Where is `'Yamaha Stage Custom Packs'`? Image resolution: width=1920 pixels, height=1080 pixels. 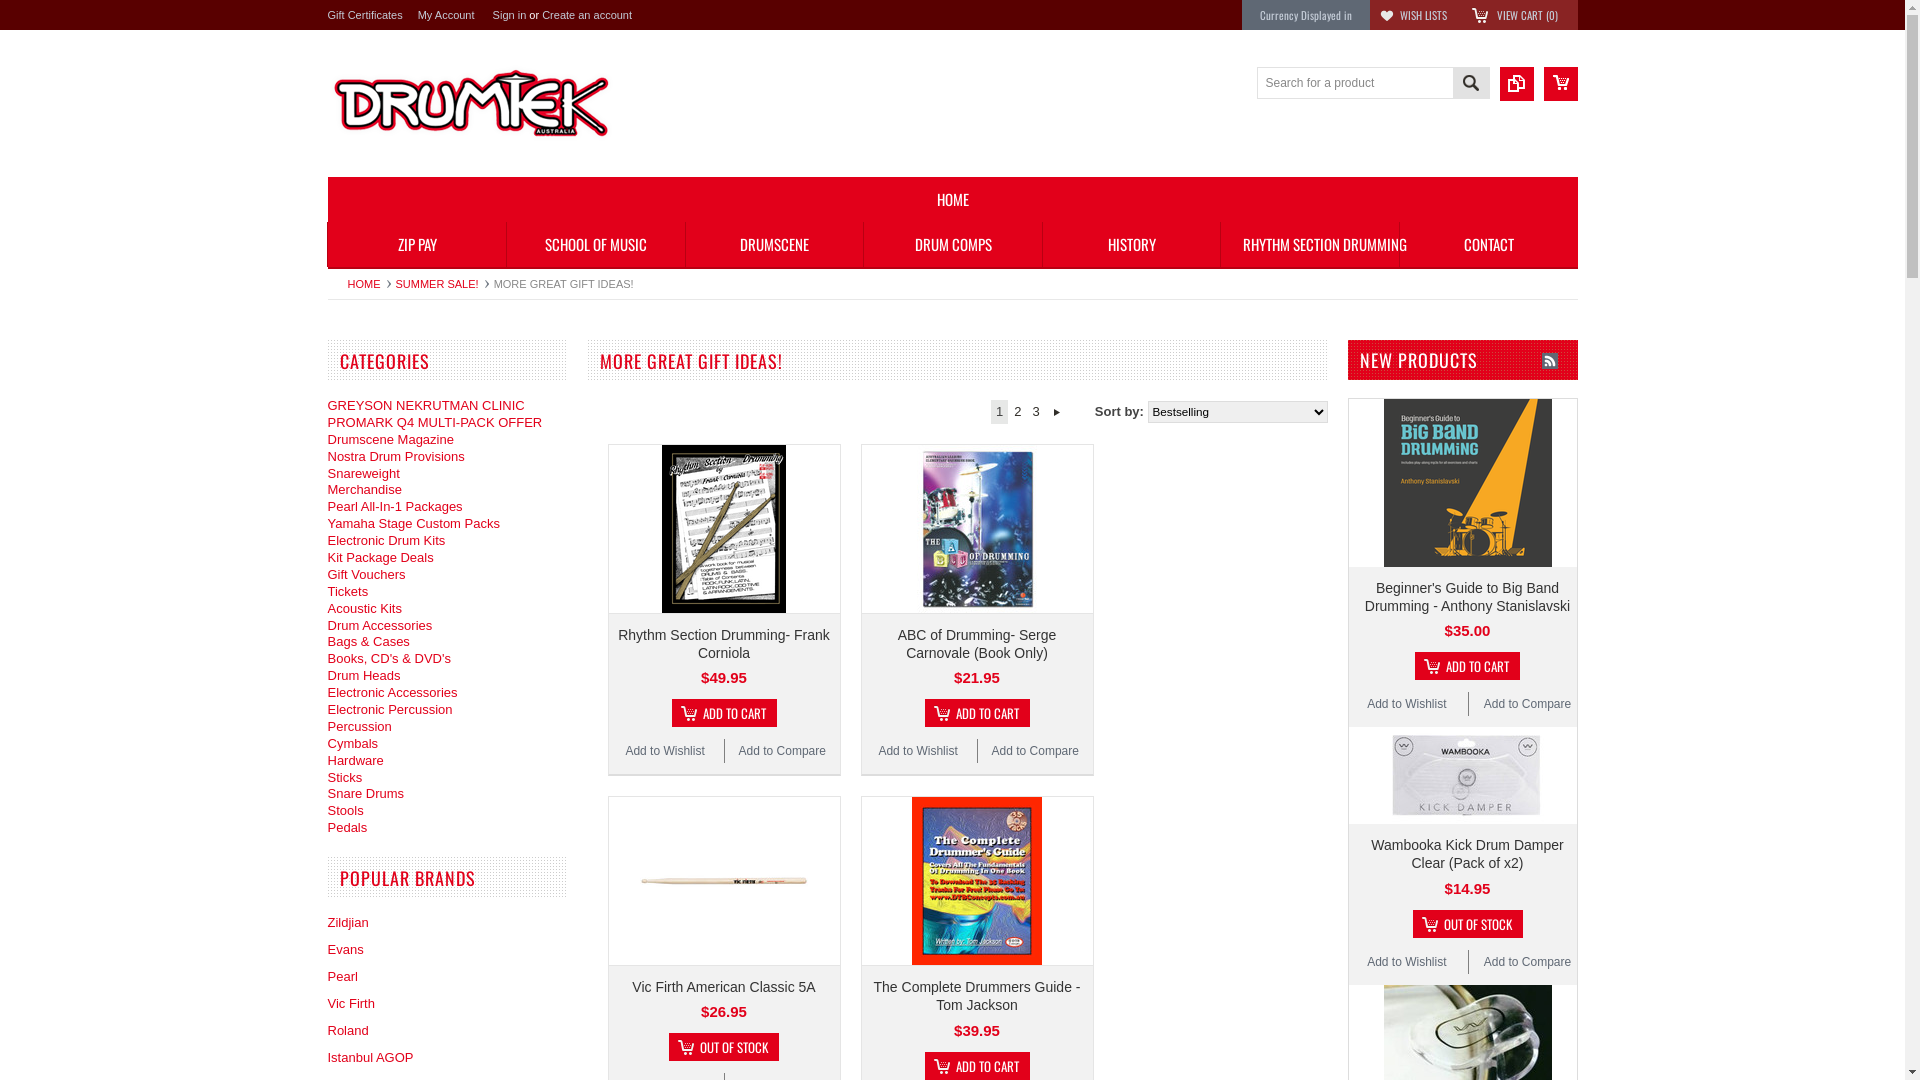
'Yamaha Stage Custom Packs' is located at coordinates (327, 522).